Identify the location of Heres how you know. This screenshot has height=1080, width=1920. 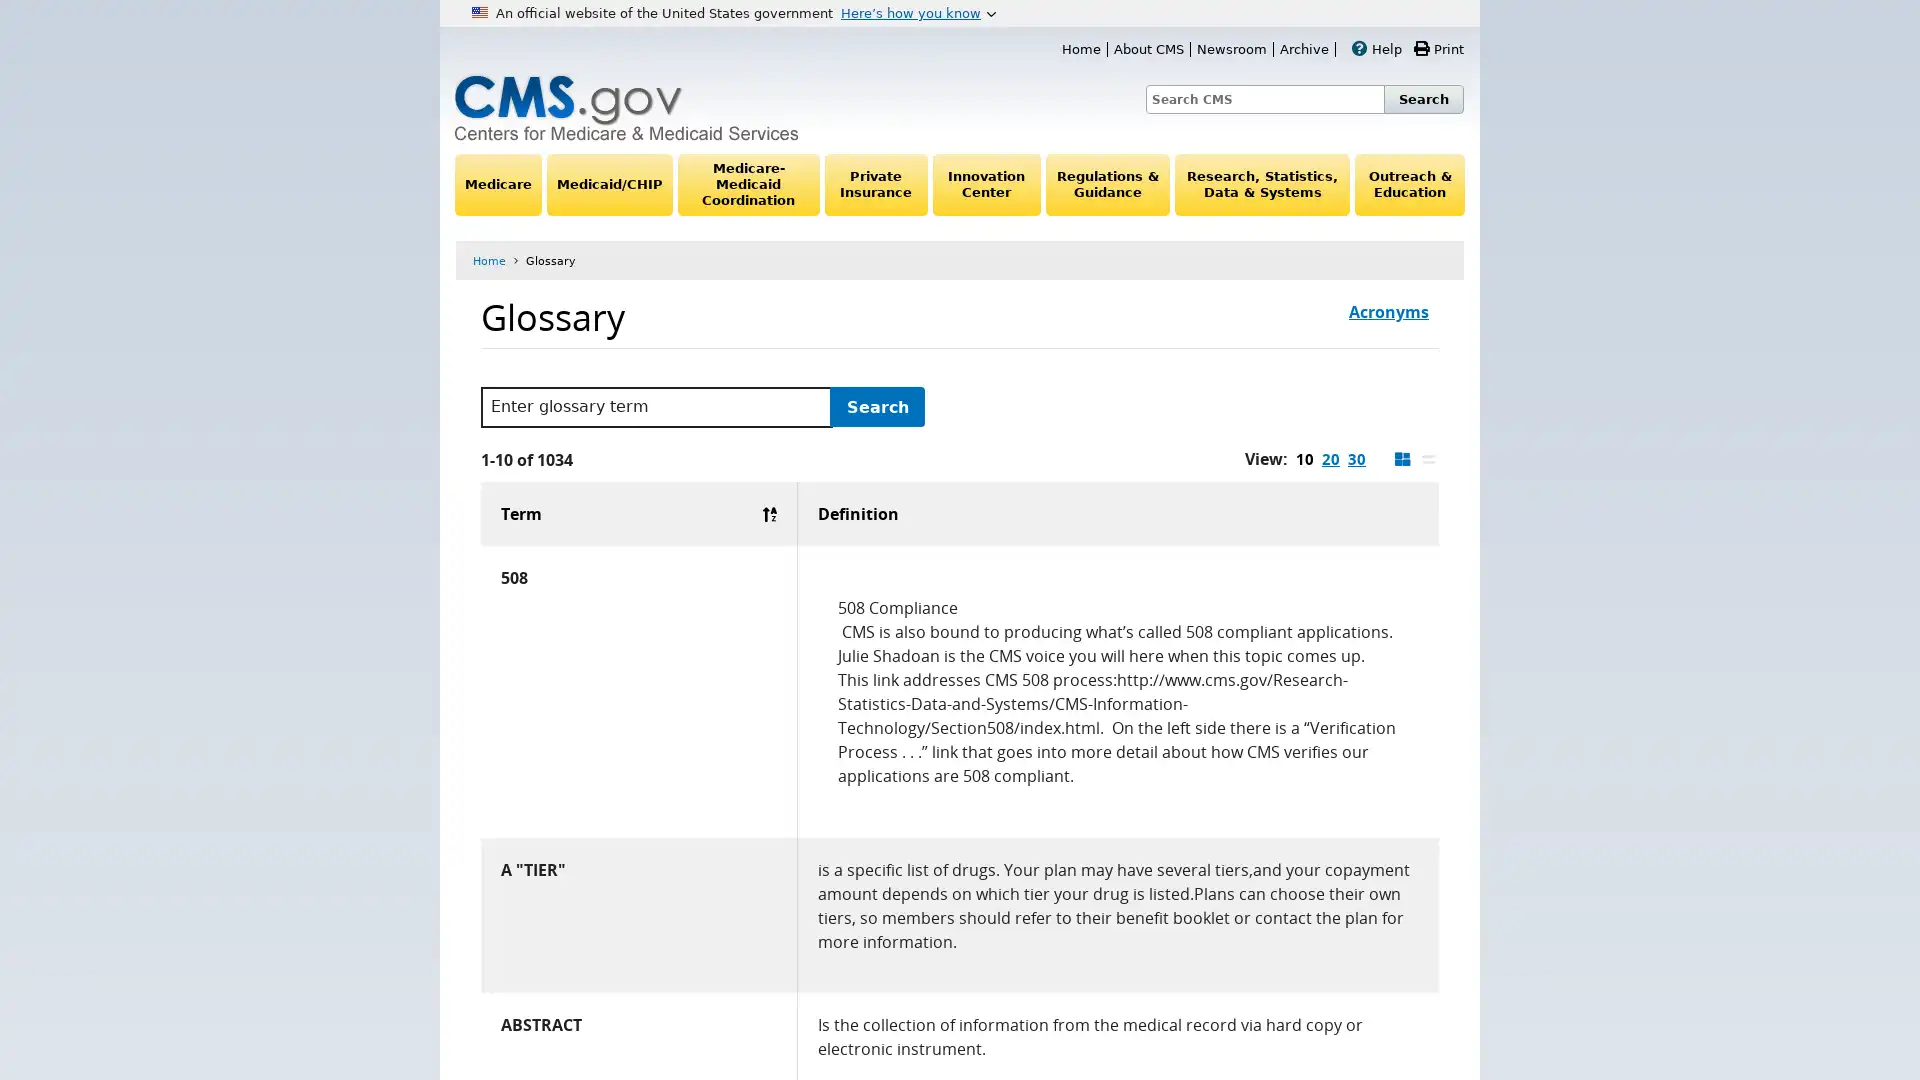
(917, 12).